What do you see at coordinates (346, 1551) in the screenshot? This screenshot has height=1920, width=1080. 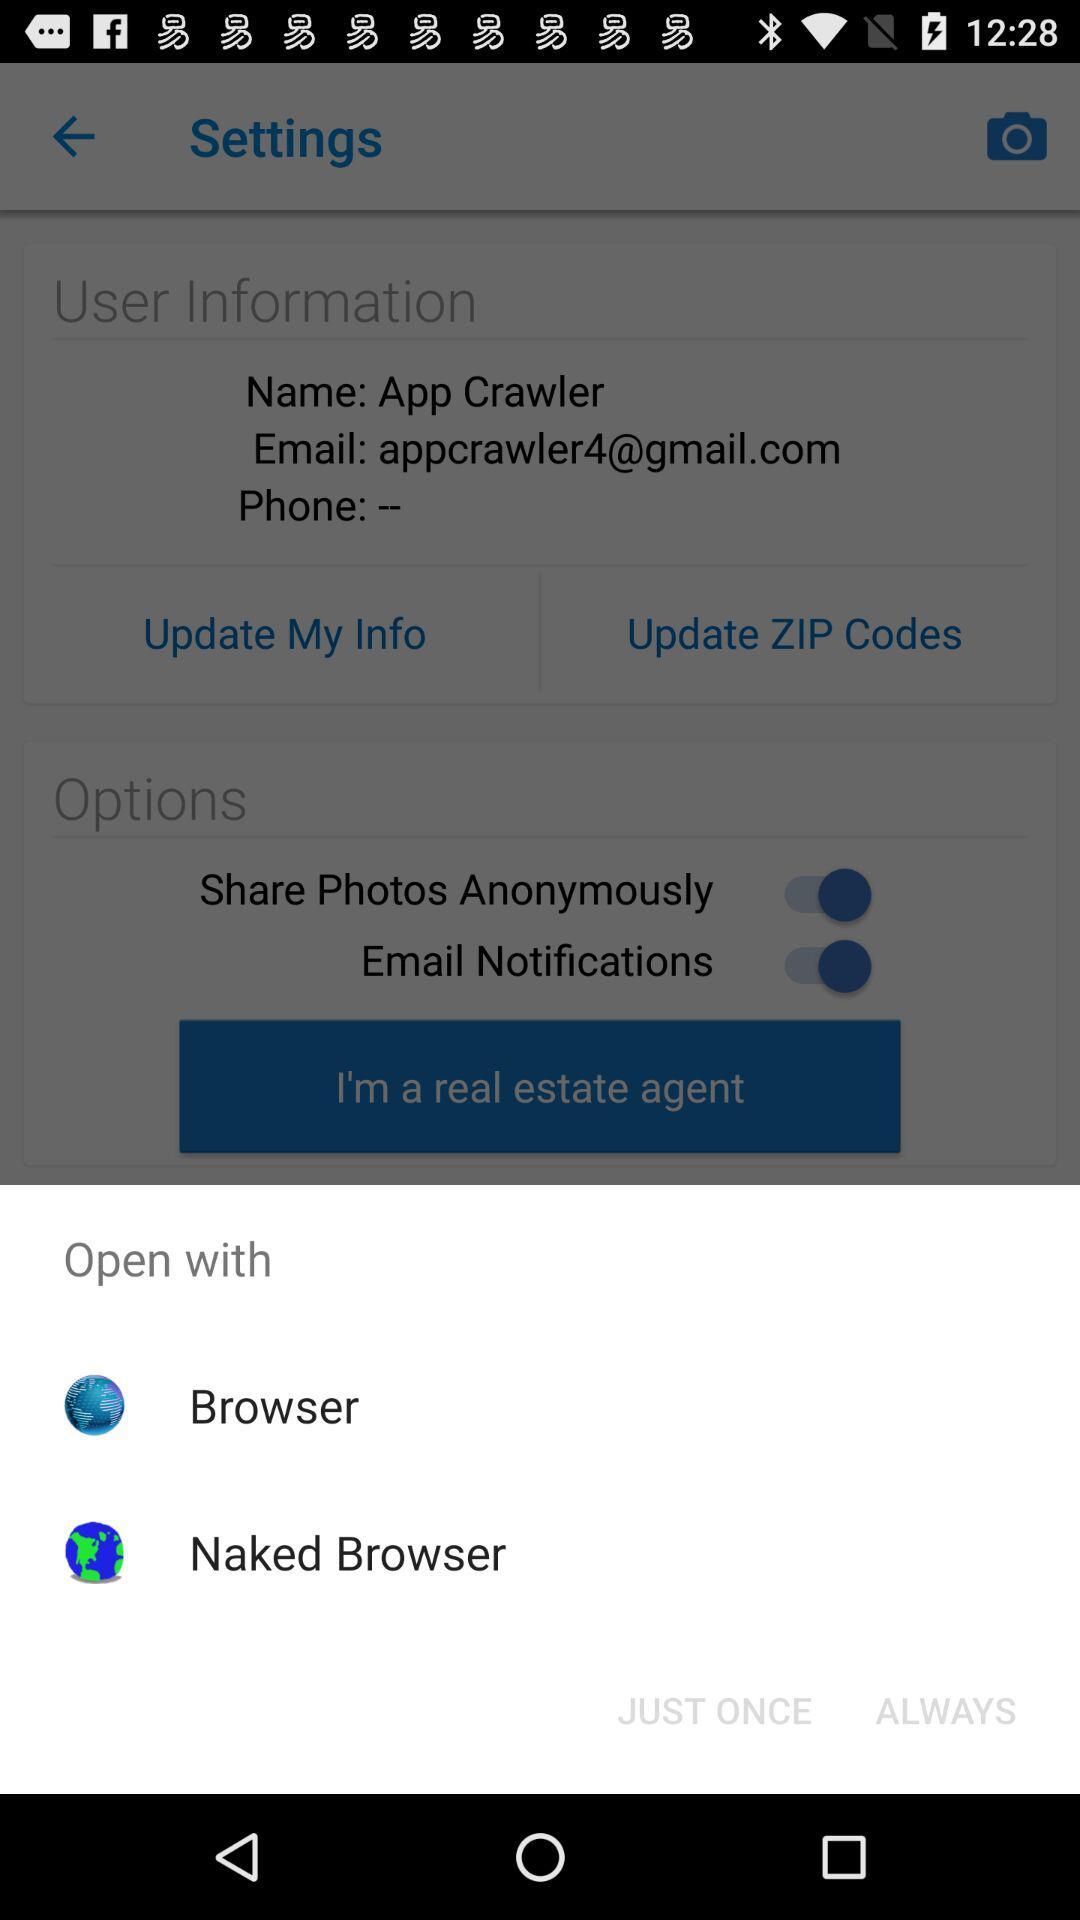 I see `the icon below the browser app` at bounding box center [346, 1551].